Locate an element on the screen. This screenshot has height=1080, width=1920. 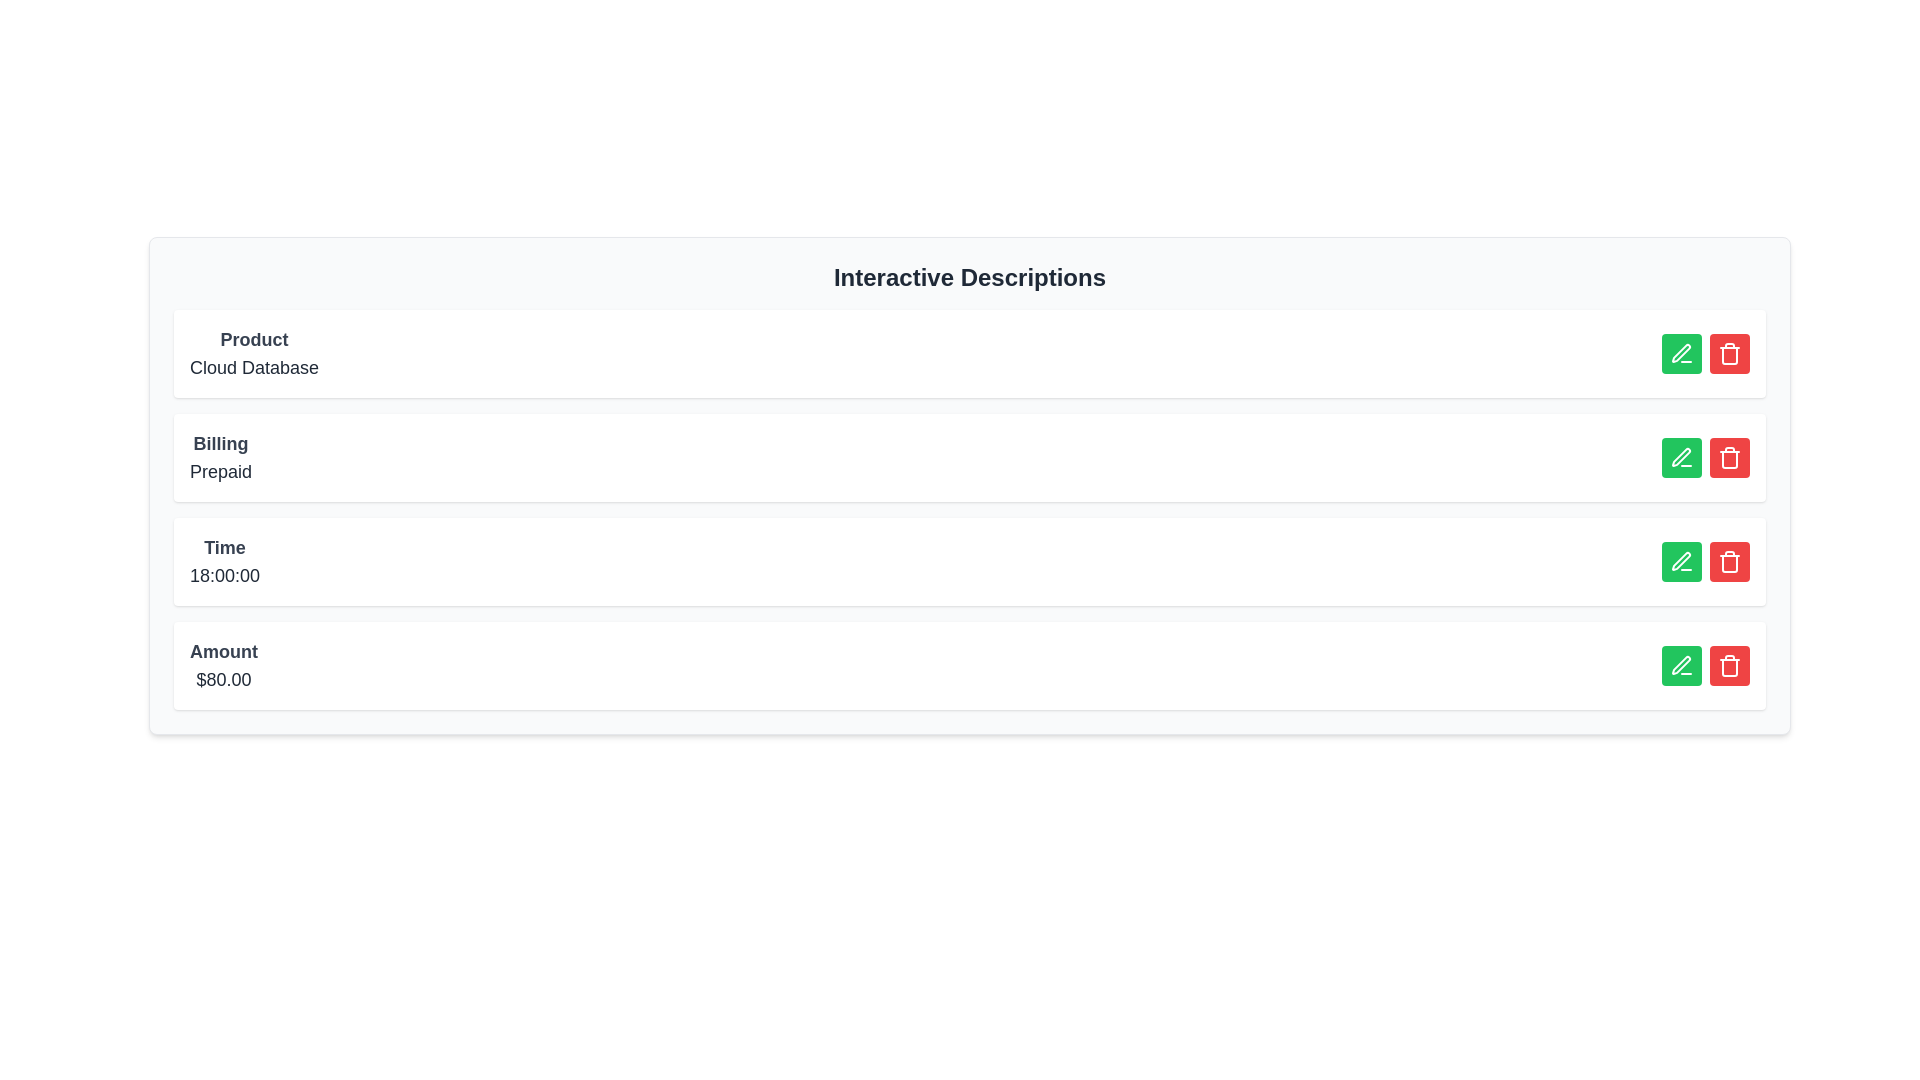
the informational label indicating that the billing method is prepaid, located in the 'Billing' section, below the header text 'Billing' is located at coordinates (220, 471).